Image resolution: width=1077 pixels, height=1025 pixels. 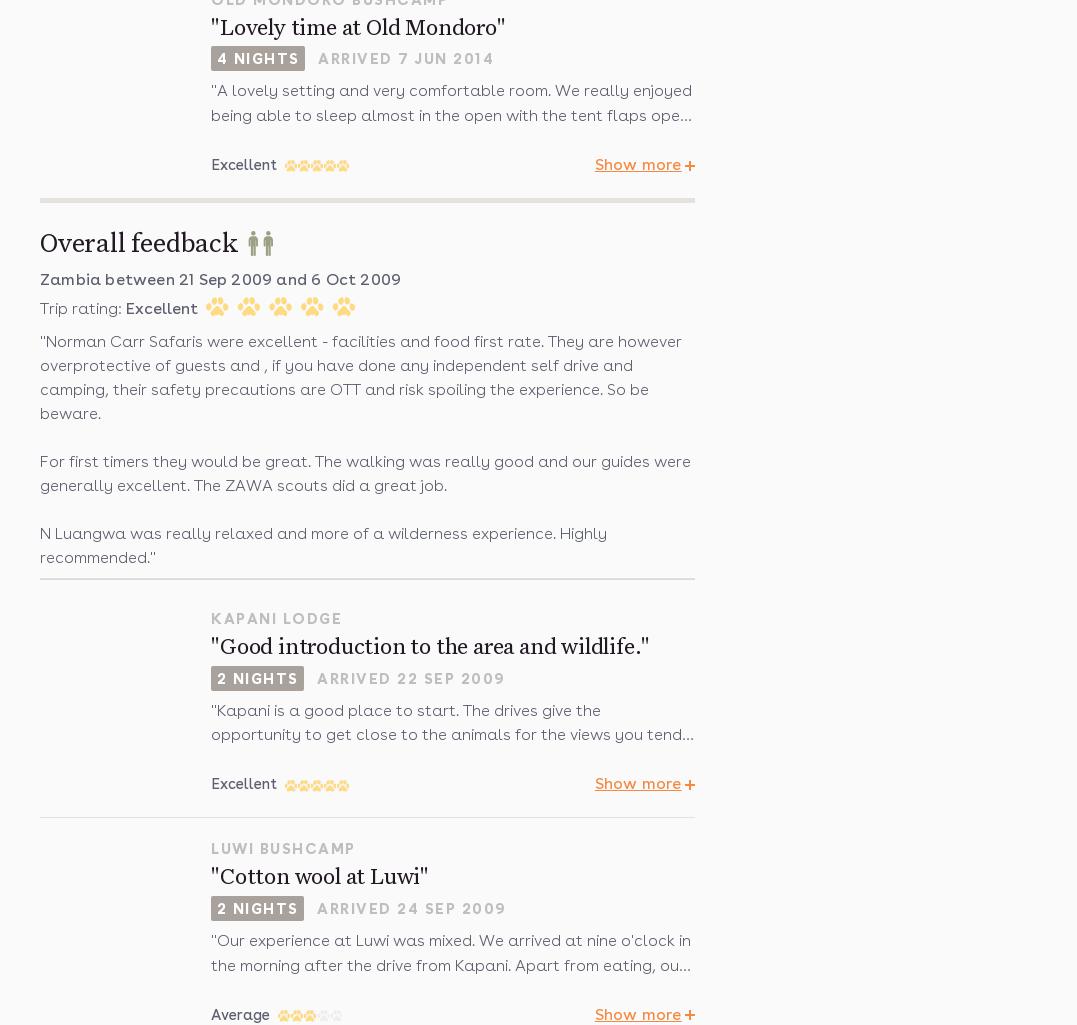 I want to click on 'It was a bit annoying to have to radio for an escort to walk a few yards to dinner or if an elephant was in camp. Once back at our room the elephant was grazing right outside and was not bothered about us."', so click(x=443, y=301).